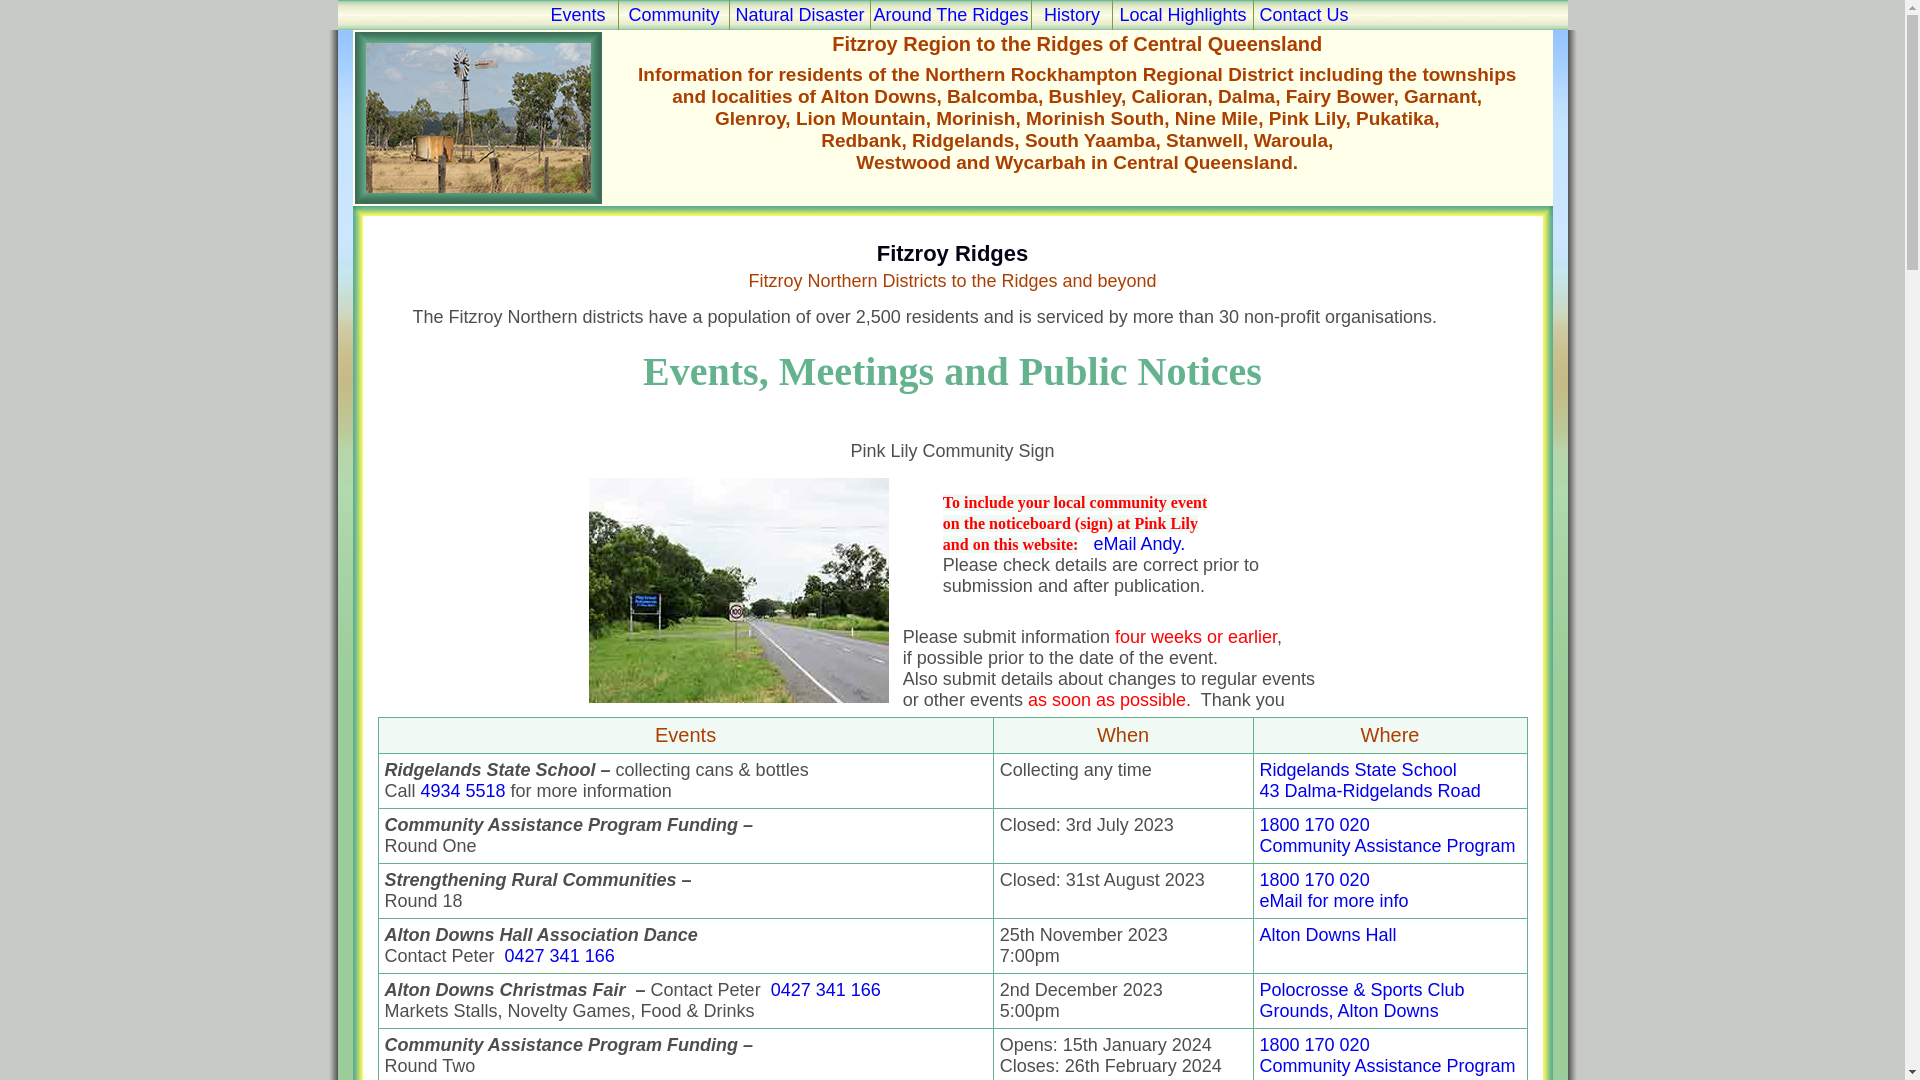  Describe the element at coordinates (1258, 779) in the screenshot. I see `'Ridgelands State School` at that location.